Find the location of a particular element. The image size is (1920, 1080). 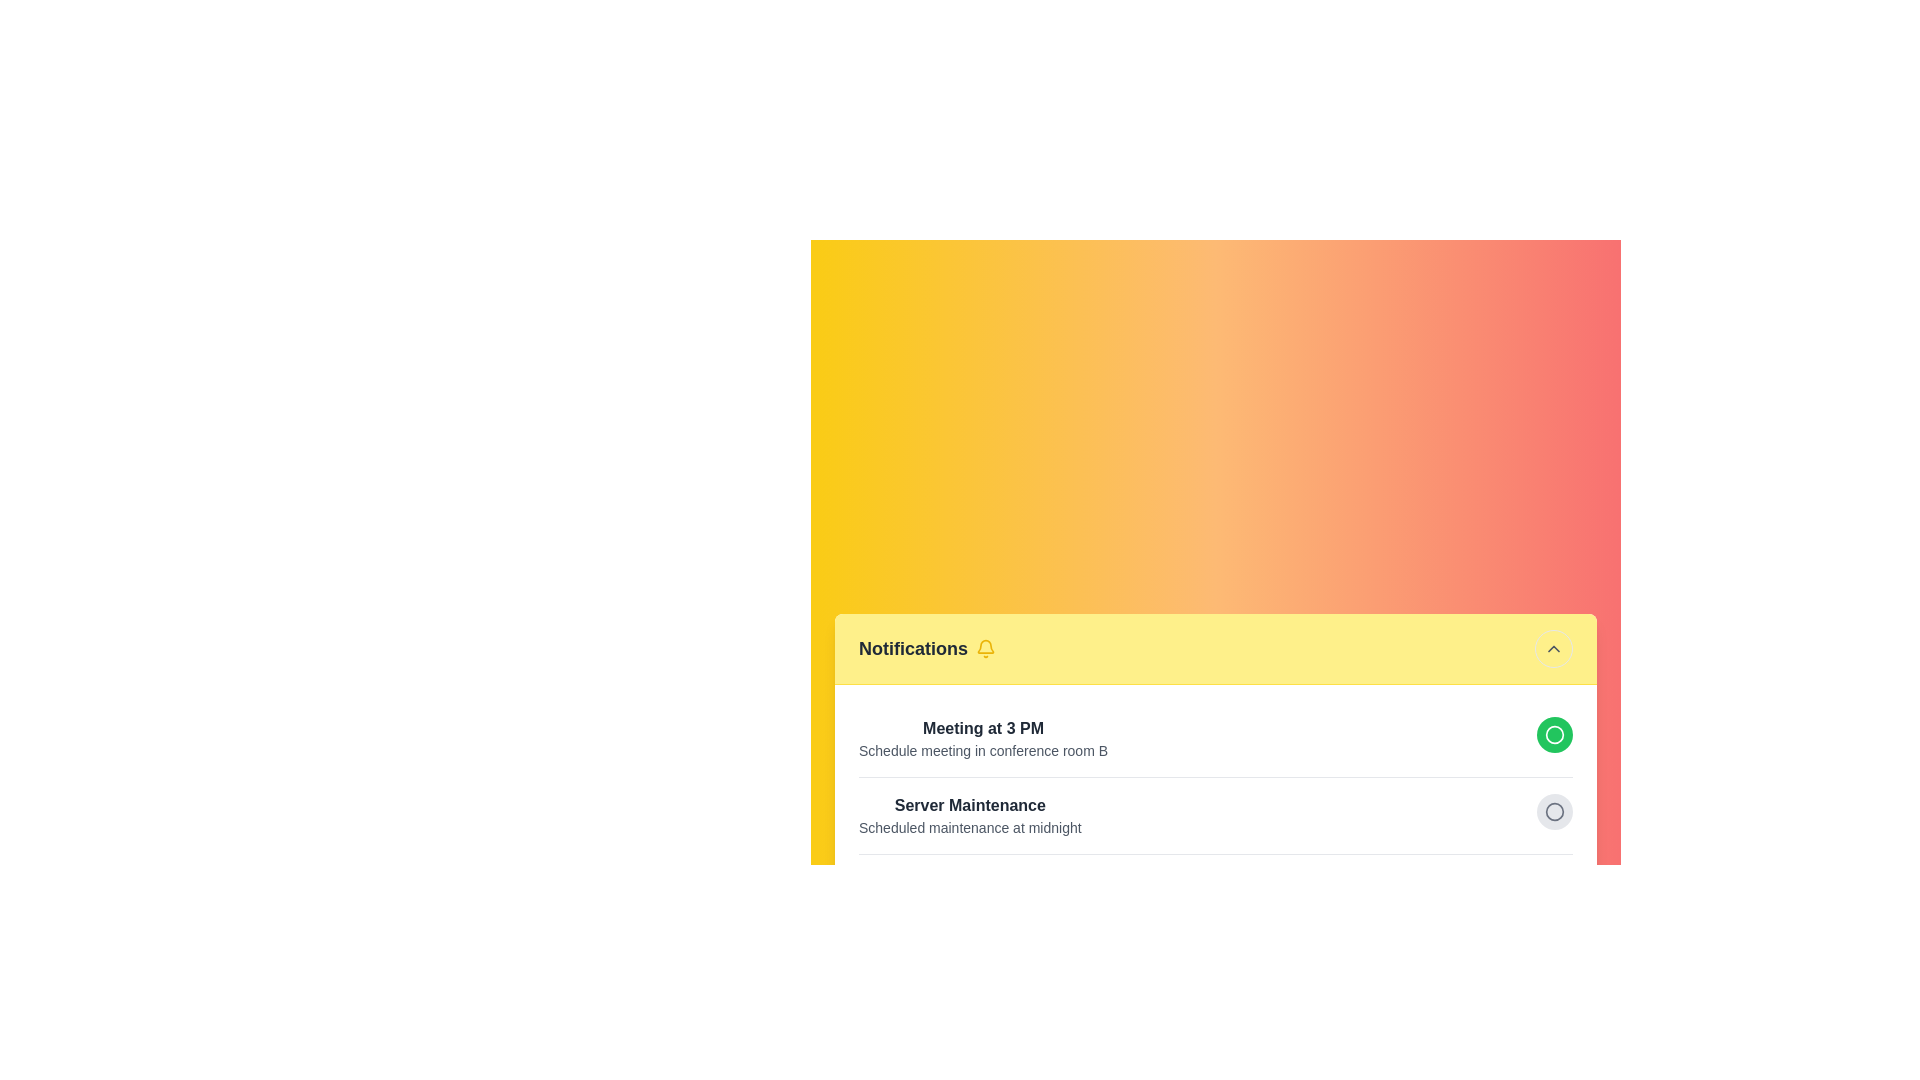

the circular button with a gray background and outline, located to the far right of the 'Server Maintenance' notification is located at coordinates (1554, 810).